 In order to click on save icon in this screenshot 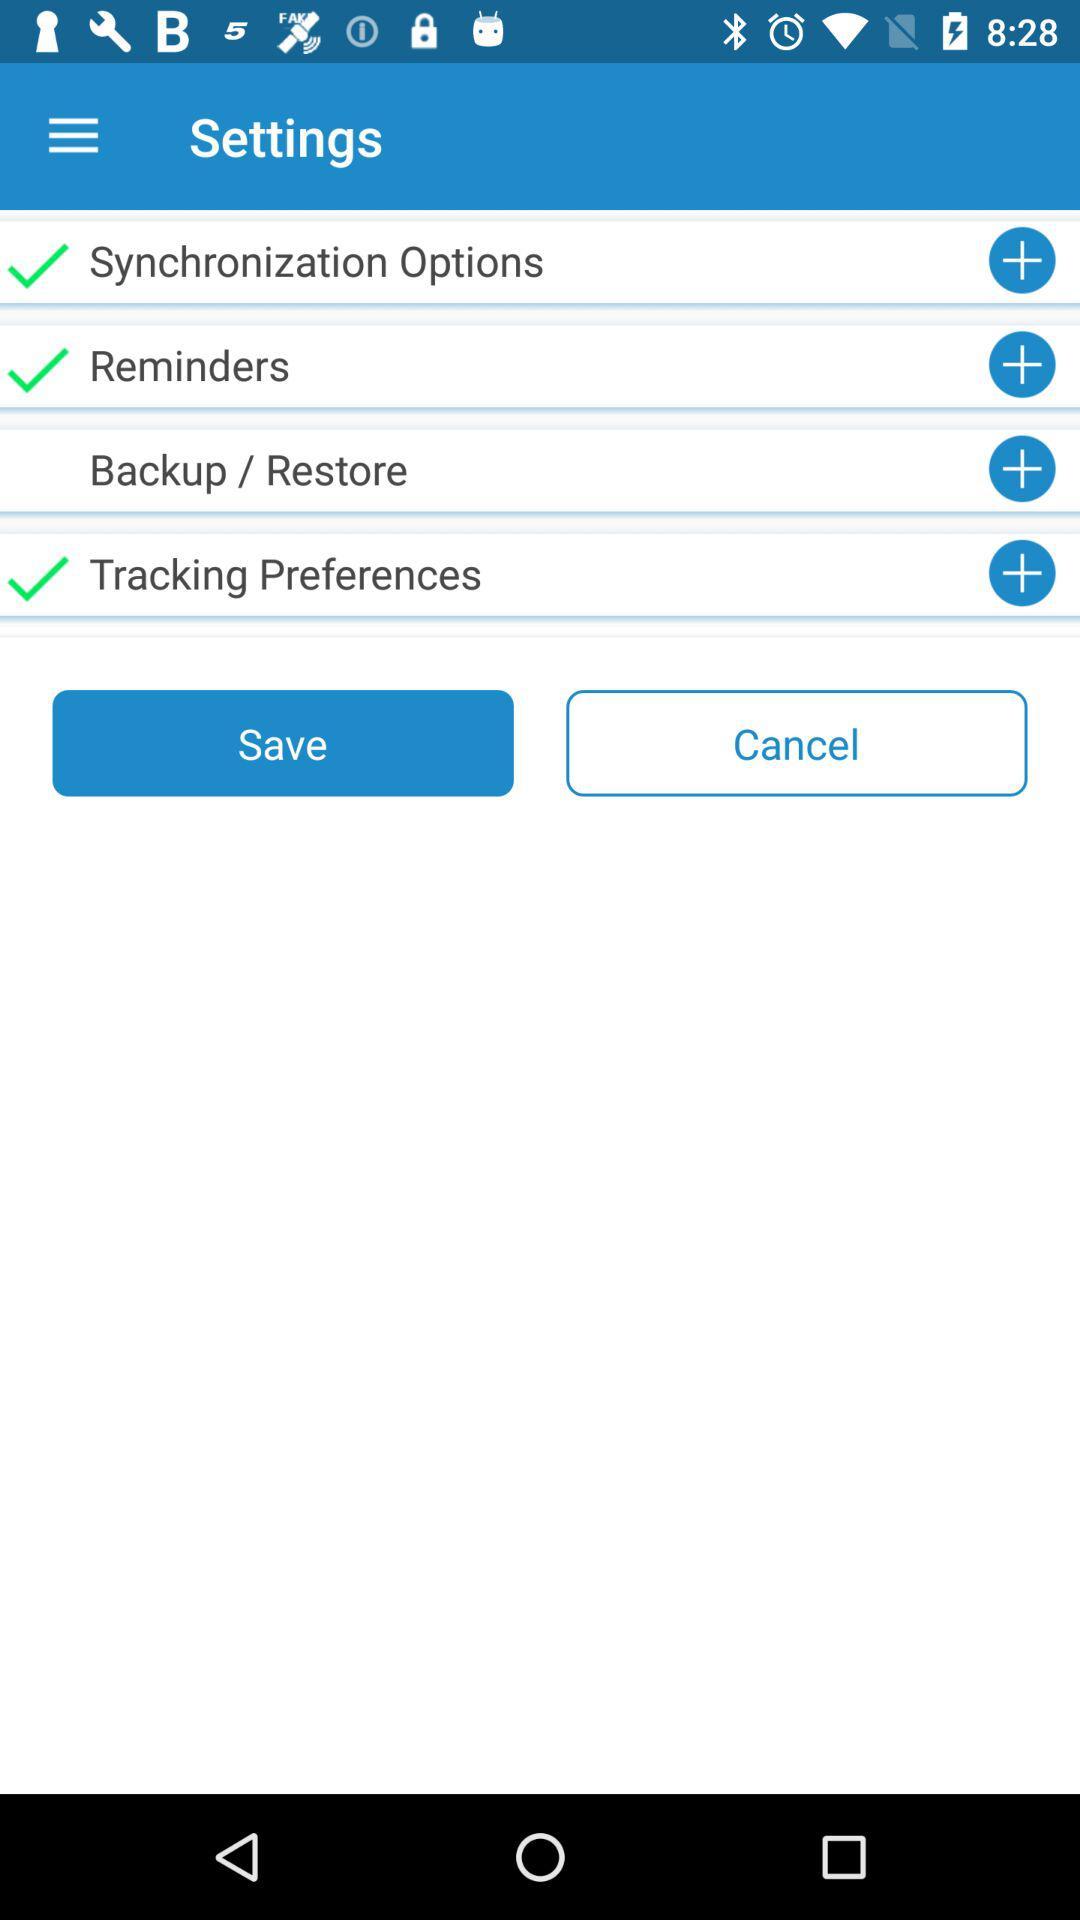, I will do `click(283, 742)`.